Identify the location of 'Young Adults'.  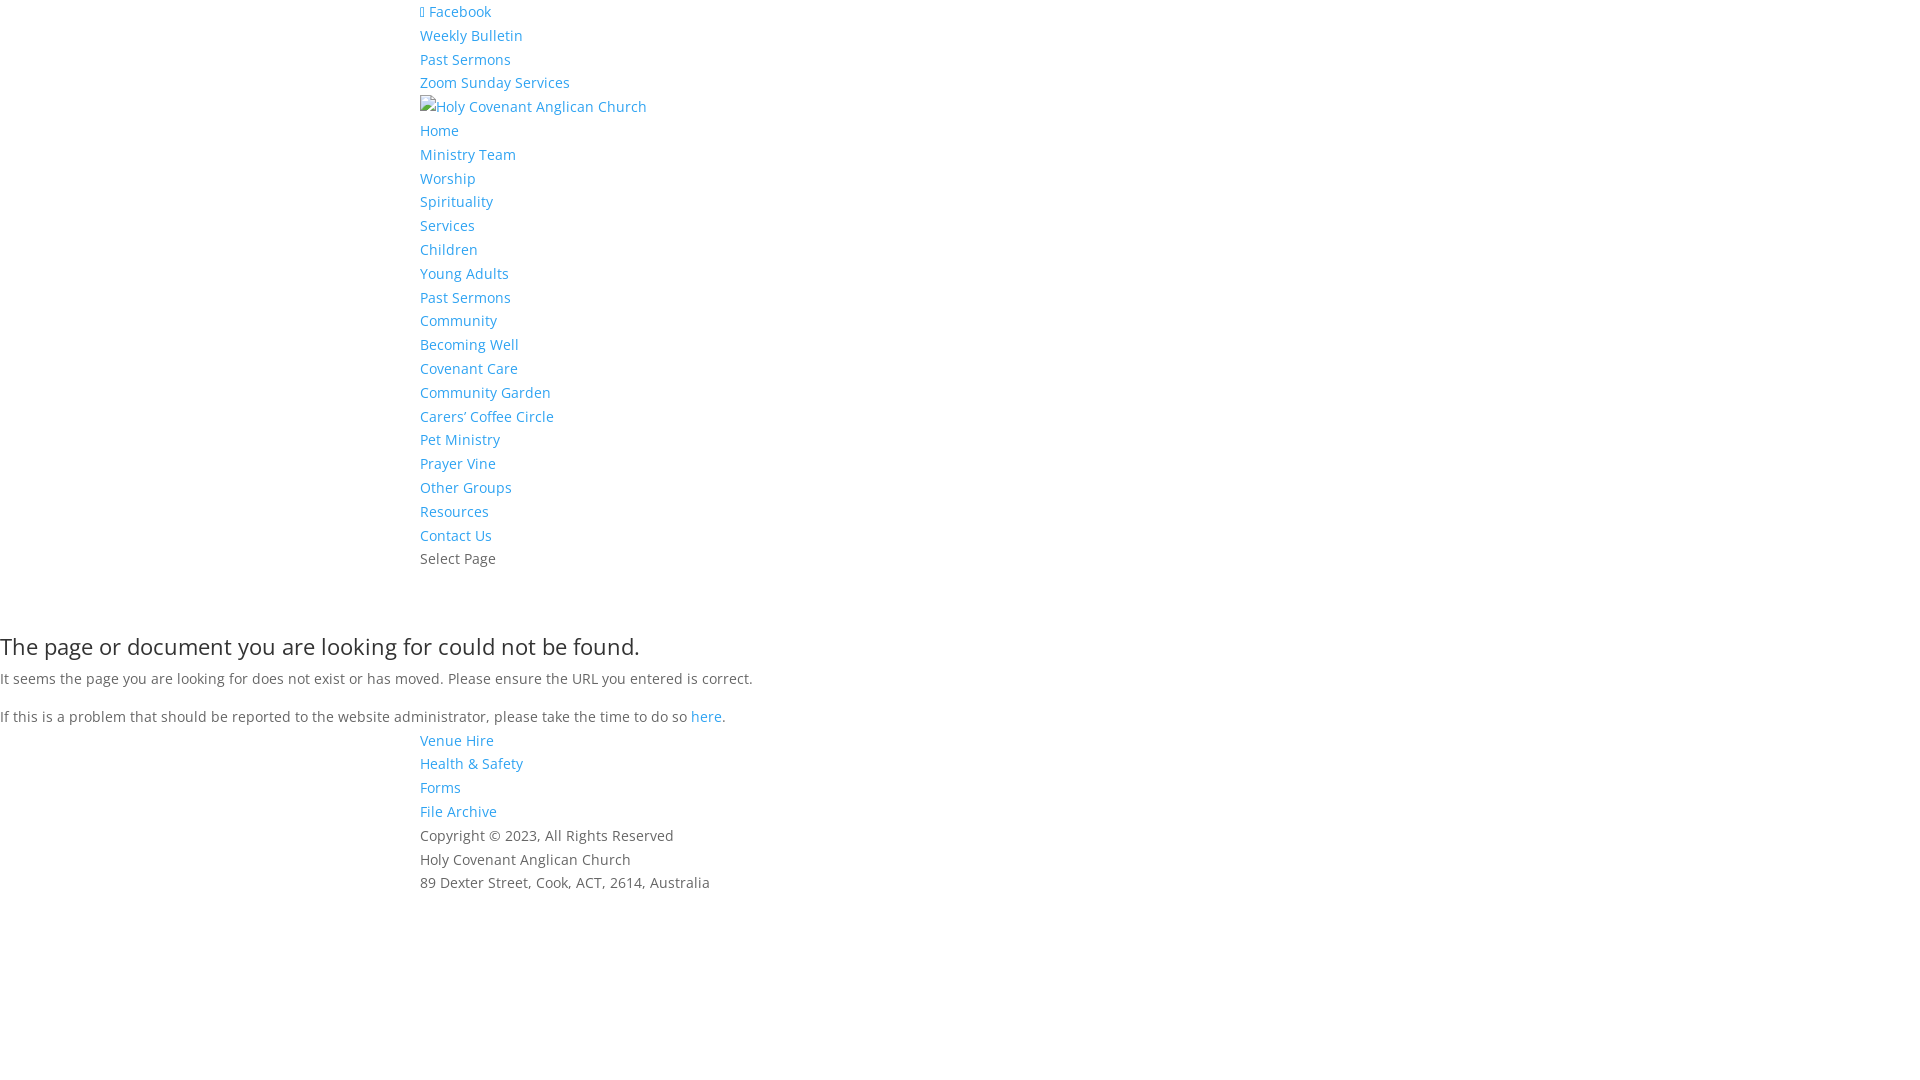
(419, 273).